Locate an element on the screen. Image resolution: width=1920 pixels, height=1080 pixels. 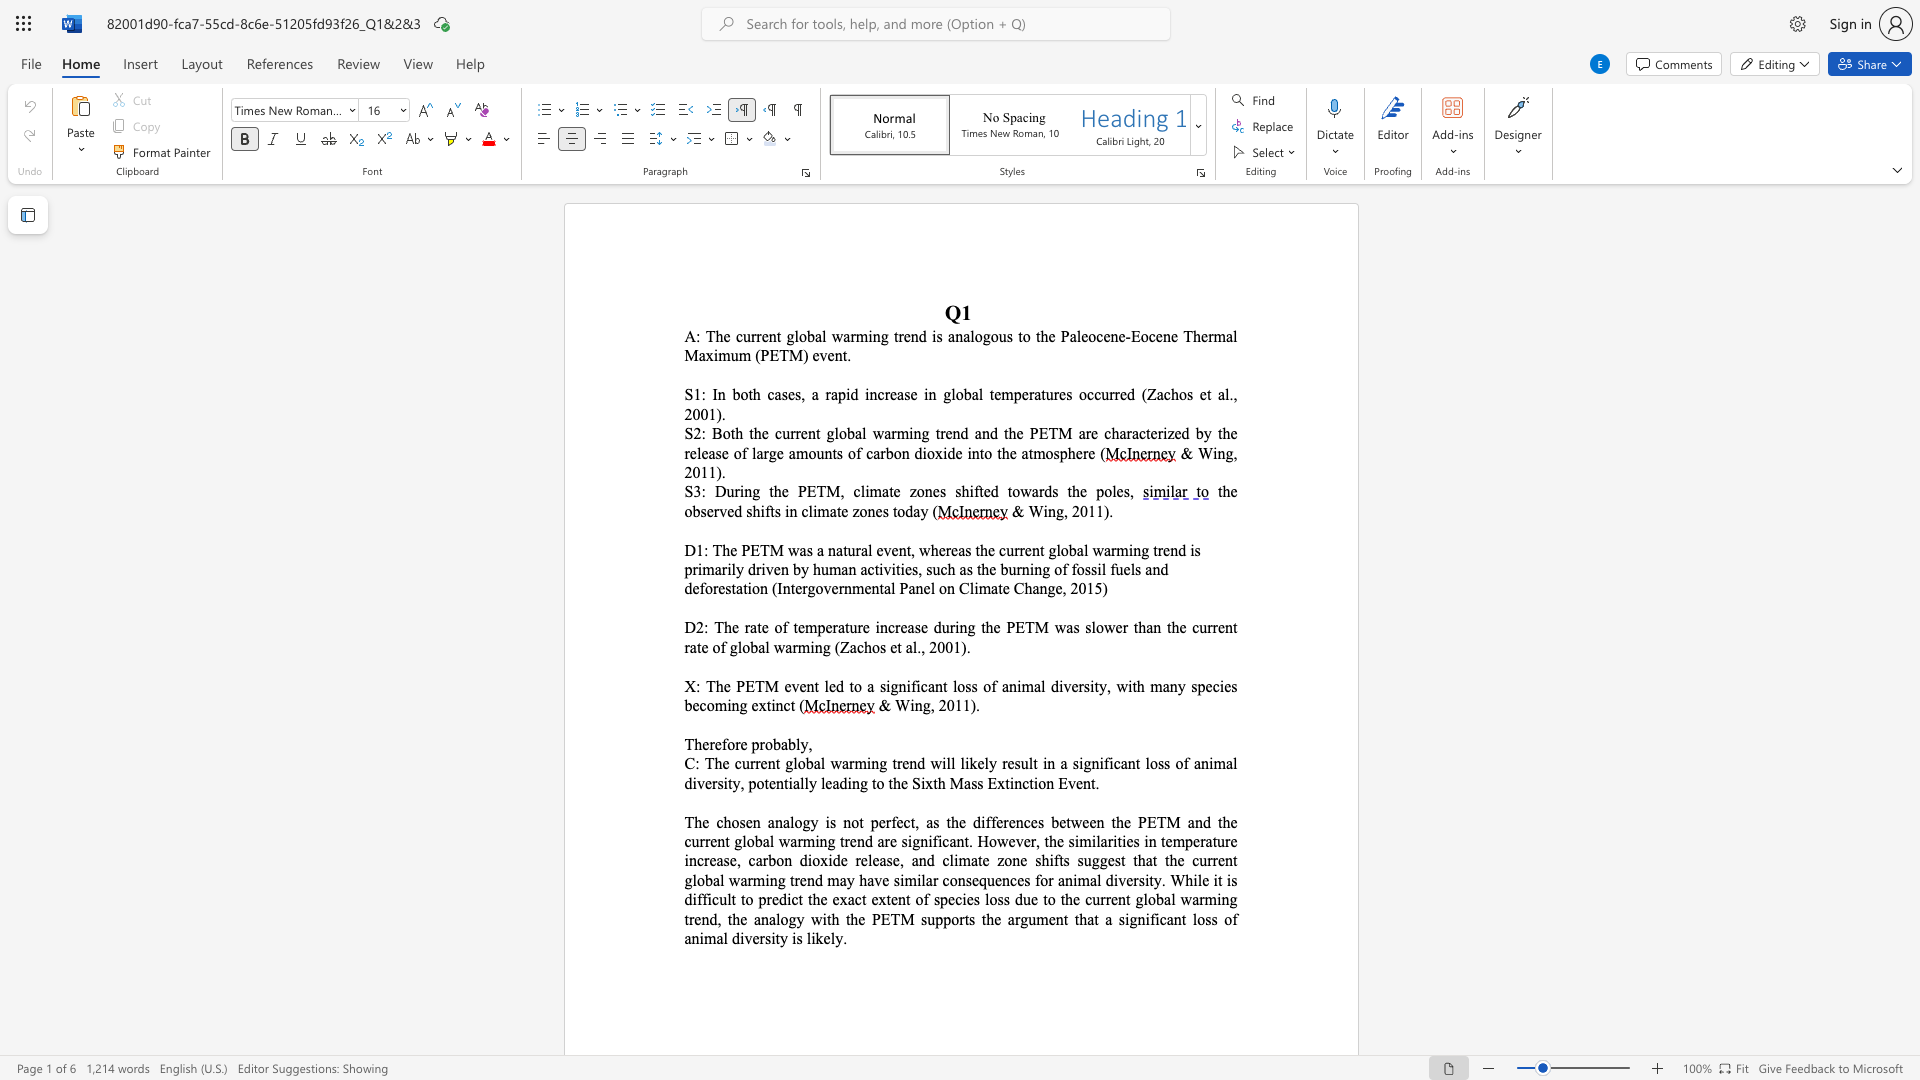
the subset text "011" within the text "& Wing, 2011)." is located at coordinates (692, 472).